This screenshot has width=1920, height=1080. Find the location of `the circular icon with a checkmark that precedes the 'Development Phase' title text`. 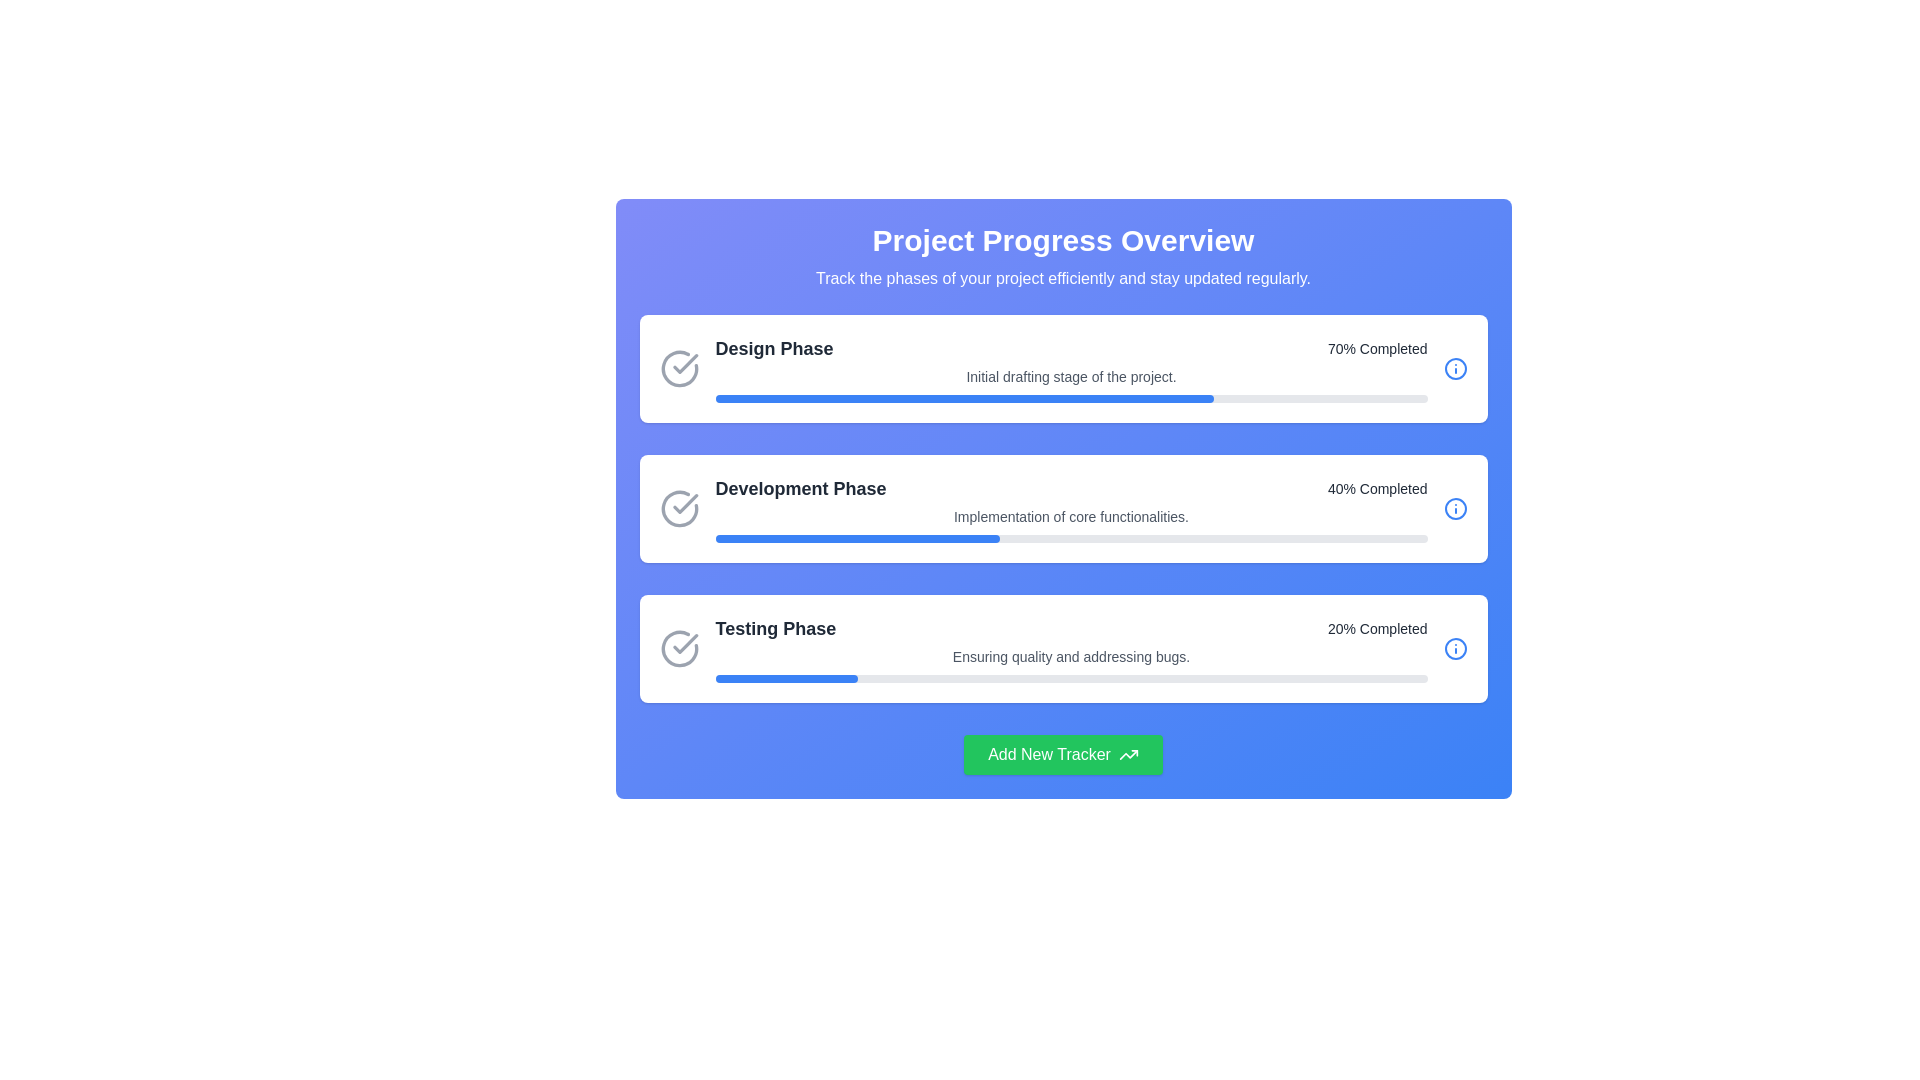

the circular icon with a checkmark that precedes the 'Development Phase' title text is located at coordinates (679, 508).